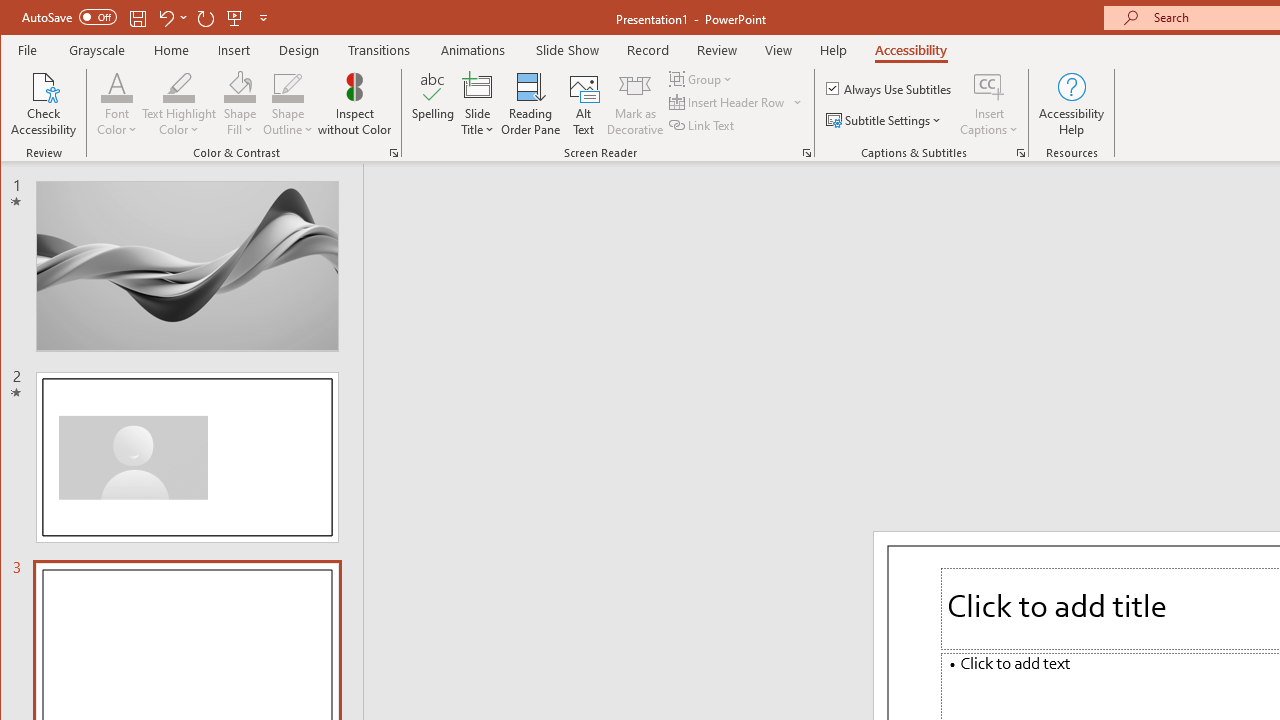  I want to click on 'Color & Contrast', so click(394, 152).